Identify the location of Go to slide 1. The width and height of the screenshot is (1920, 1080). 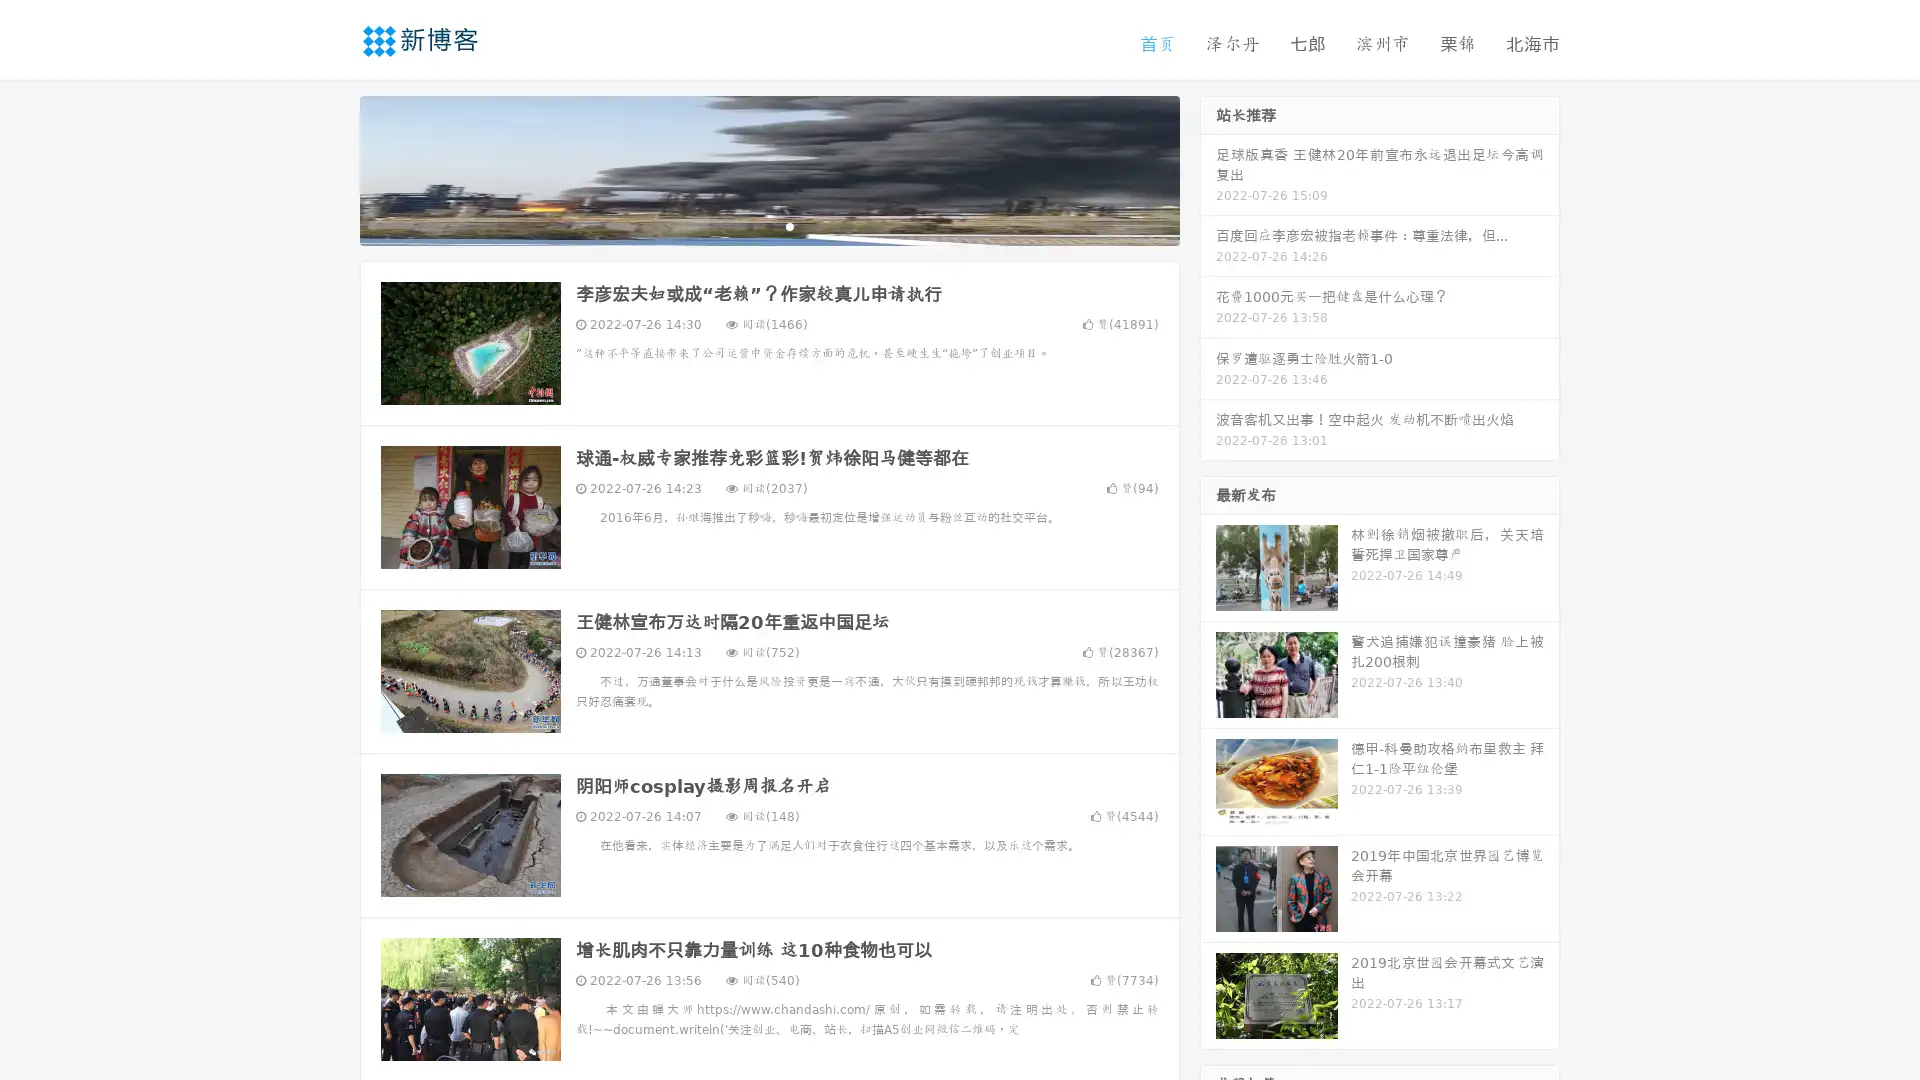
(748, 225).